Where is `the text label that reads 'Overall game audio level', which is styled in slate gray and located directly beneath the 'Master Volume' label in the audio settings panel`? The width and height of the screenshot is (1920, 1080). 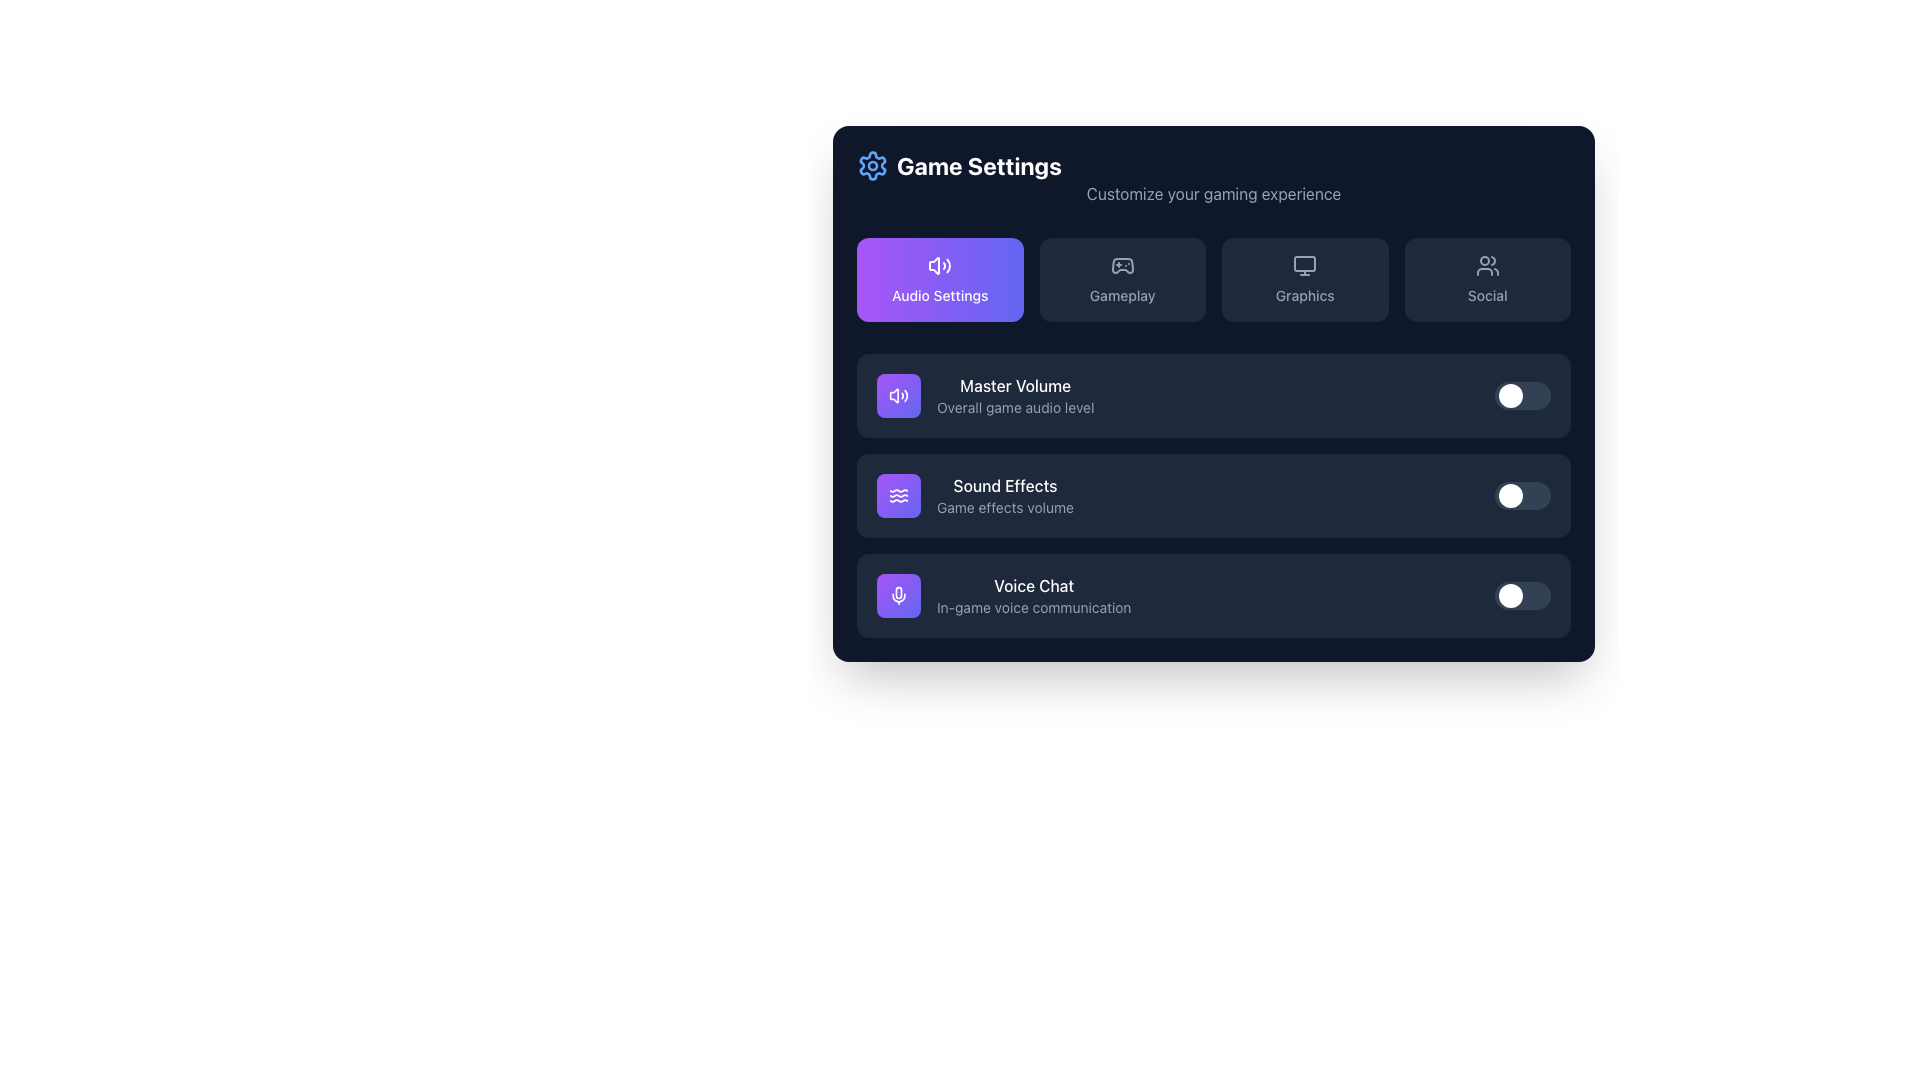 the text label that reads 'Overall game audio level', which is styled in slate gray and located directly beneath the 'Master Volume' label in the audio settings panel is located at coordinates (1015, 407).